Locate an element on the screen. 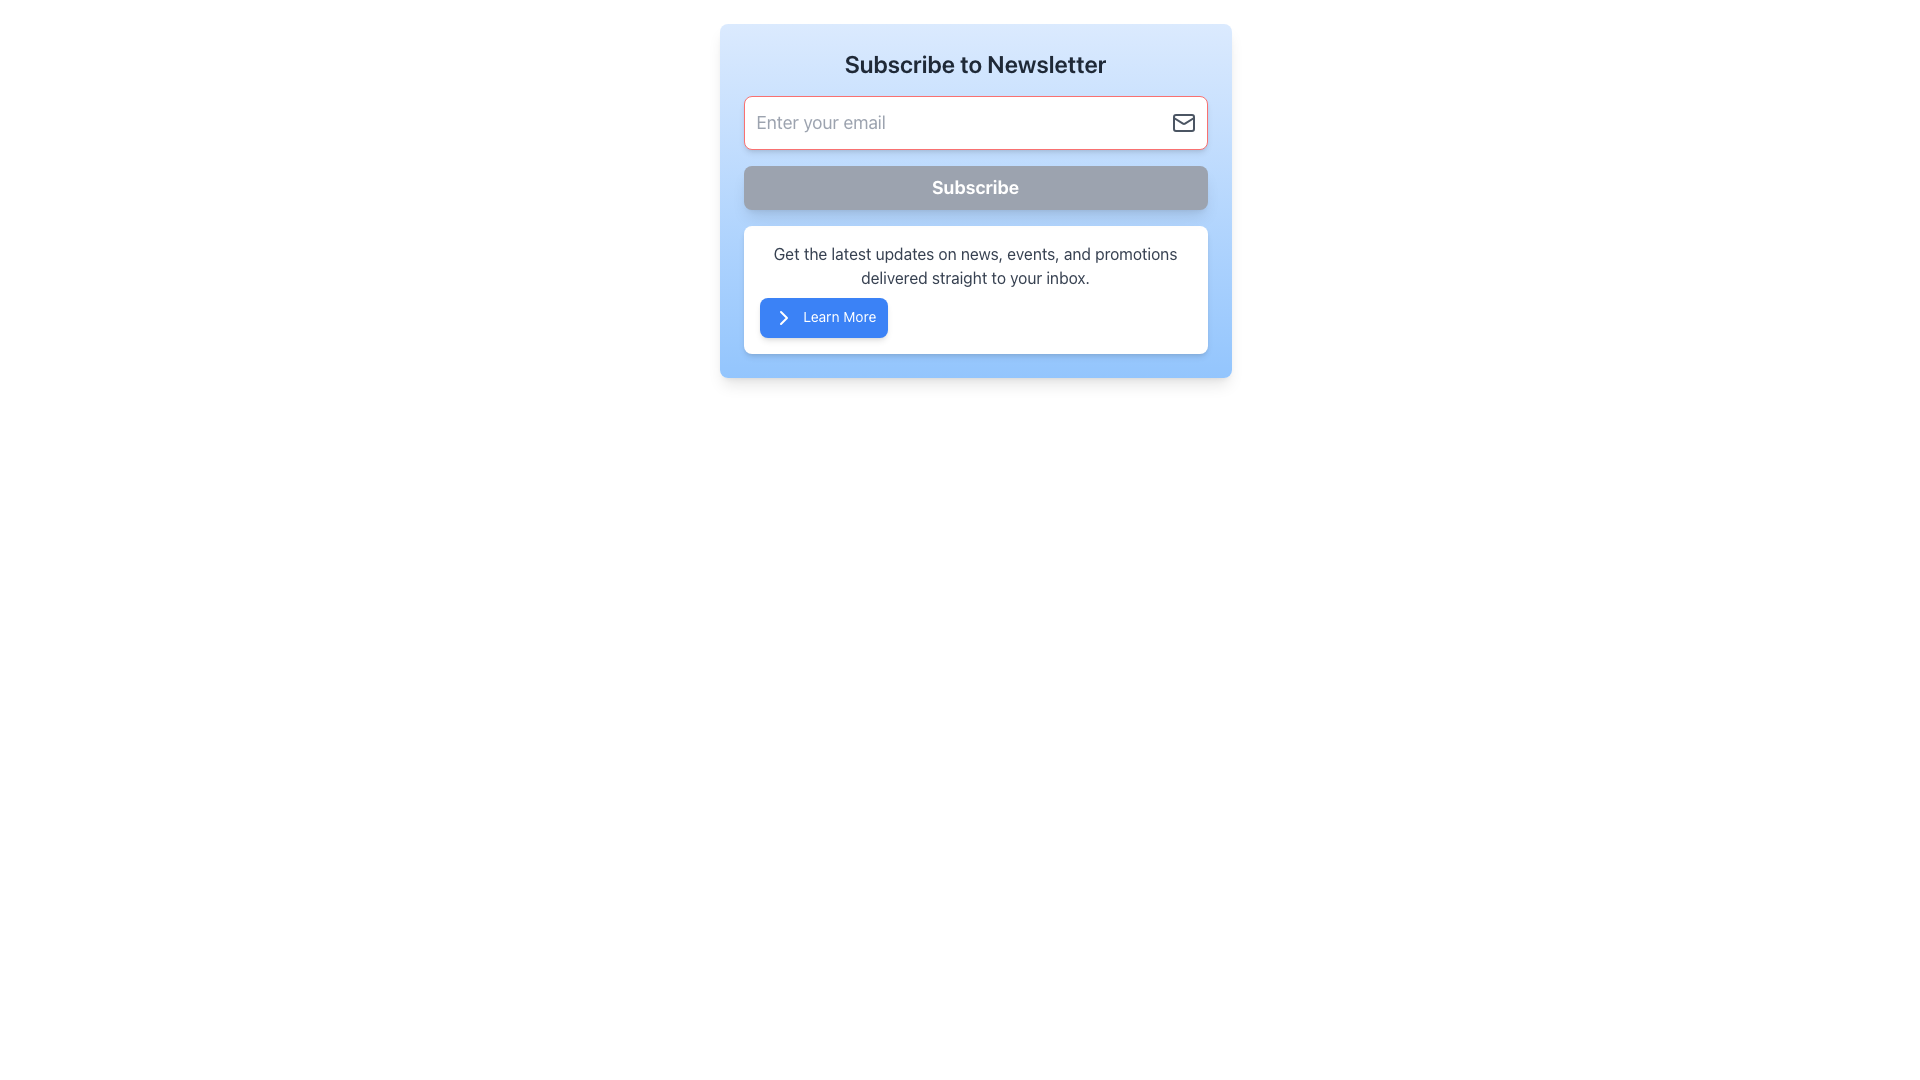 The image size is (1920, 1080). the chevron icon in the upper-right quadrant of the interface, which indicates a clickable area for further navigation is located at coordinates (782, 316).